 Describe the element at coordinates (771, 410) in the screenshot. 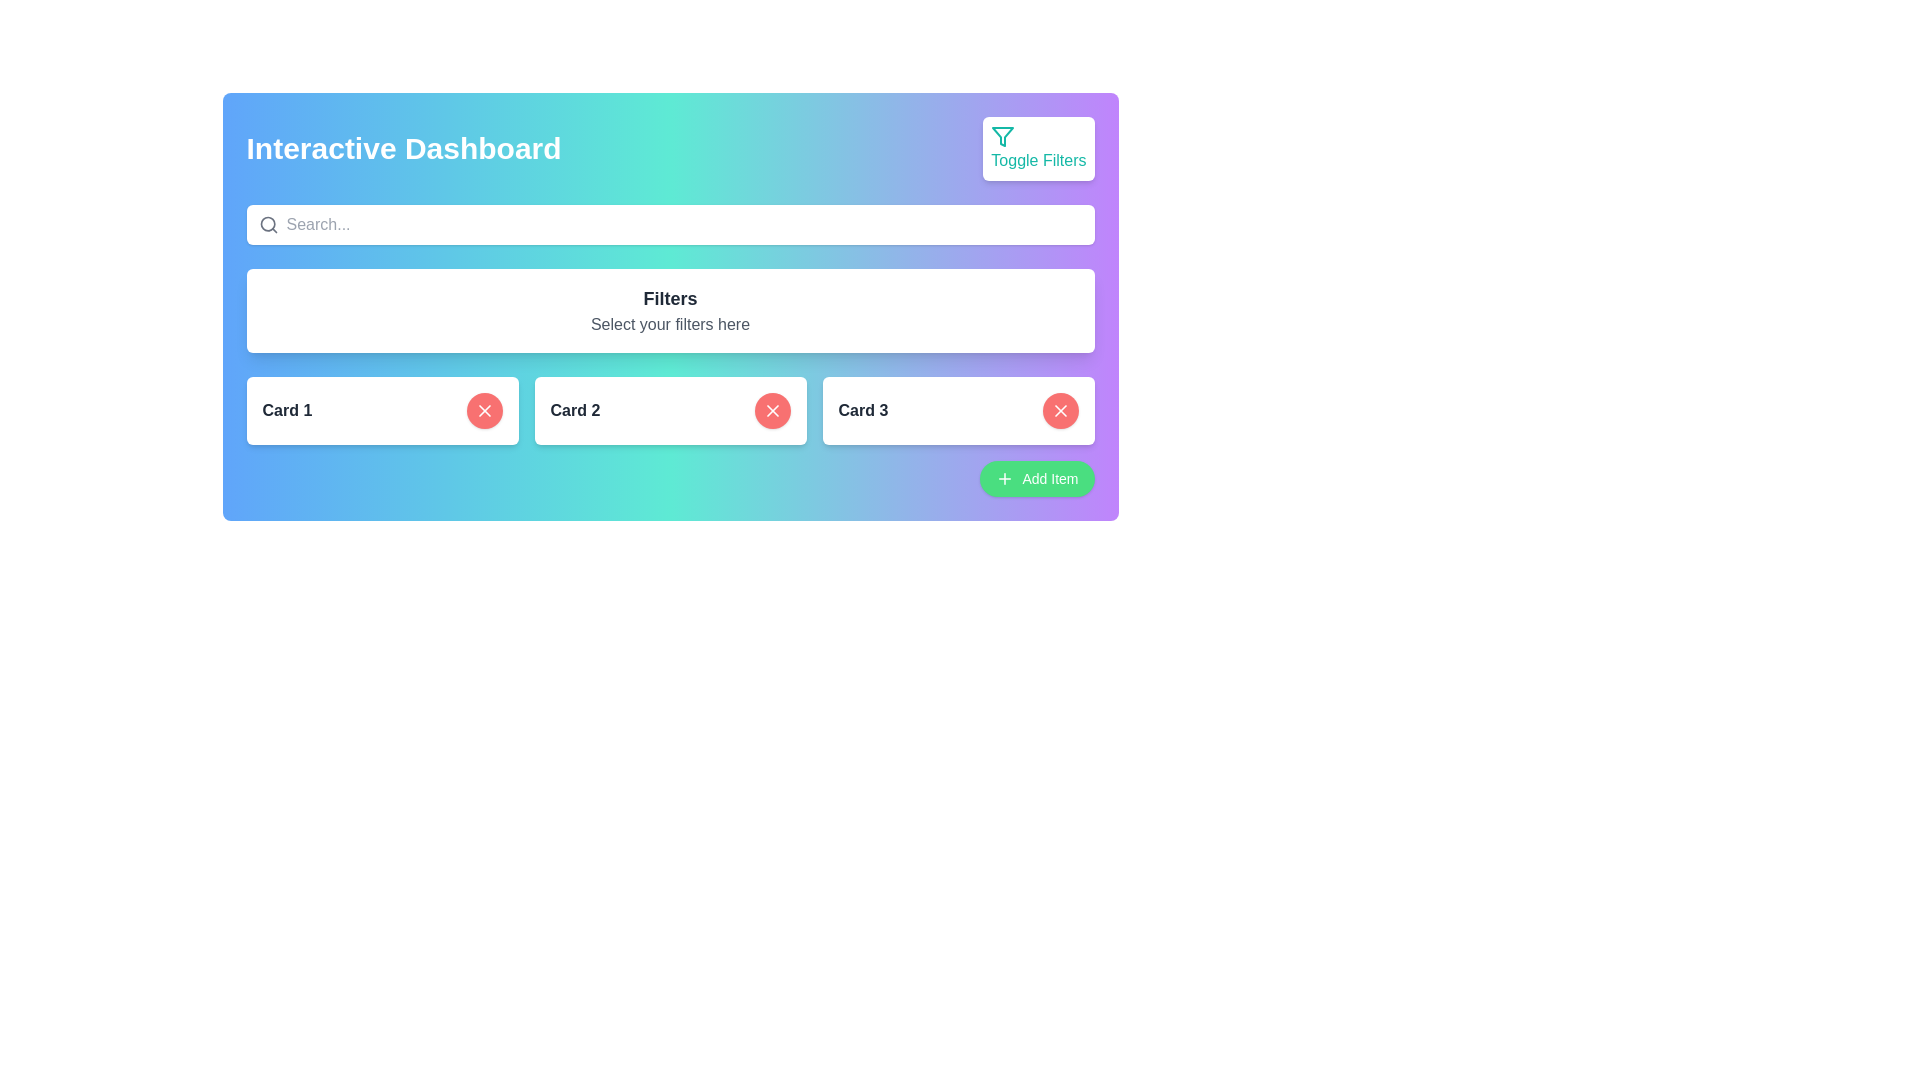

I see `the dismiss button located at the center-right area of the second card in a three-card layout` at that location.